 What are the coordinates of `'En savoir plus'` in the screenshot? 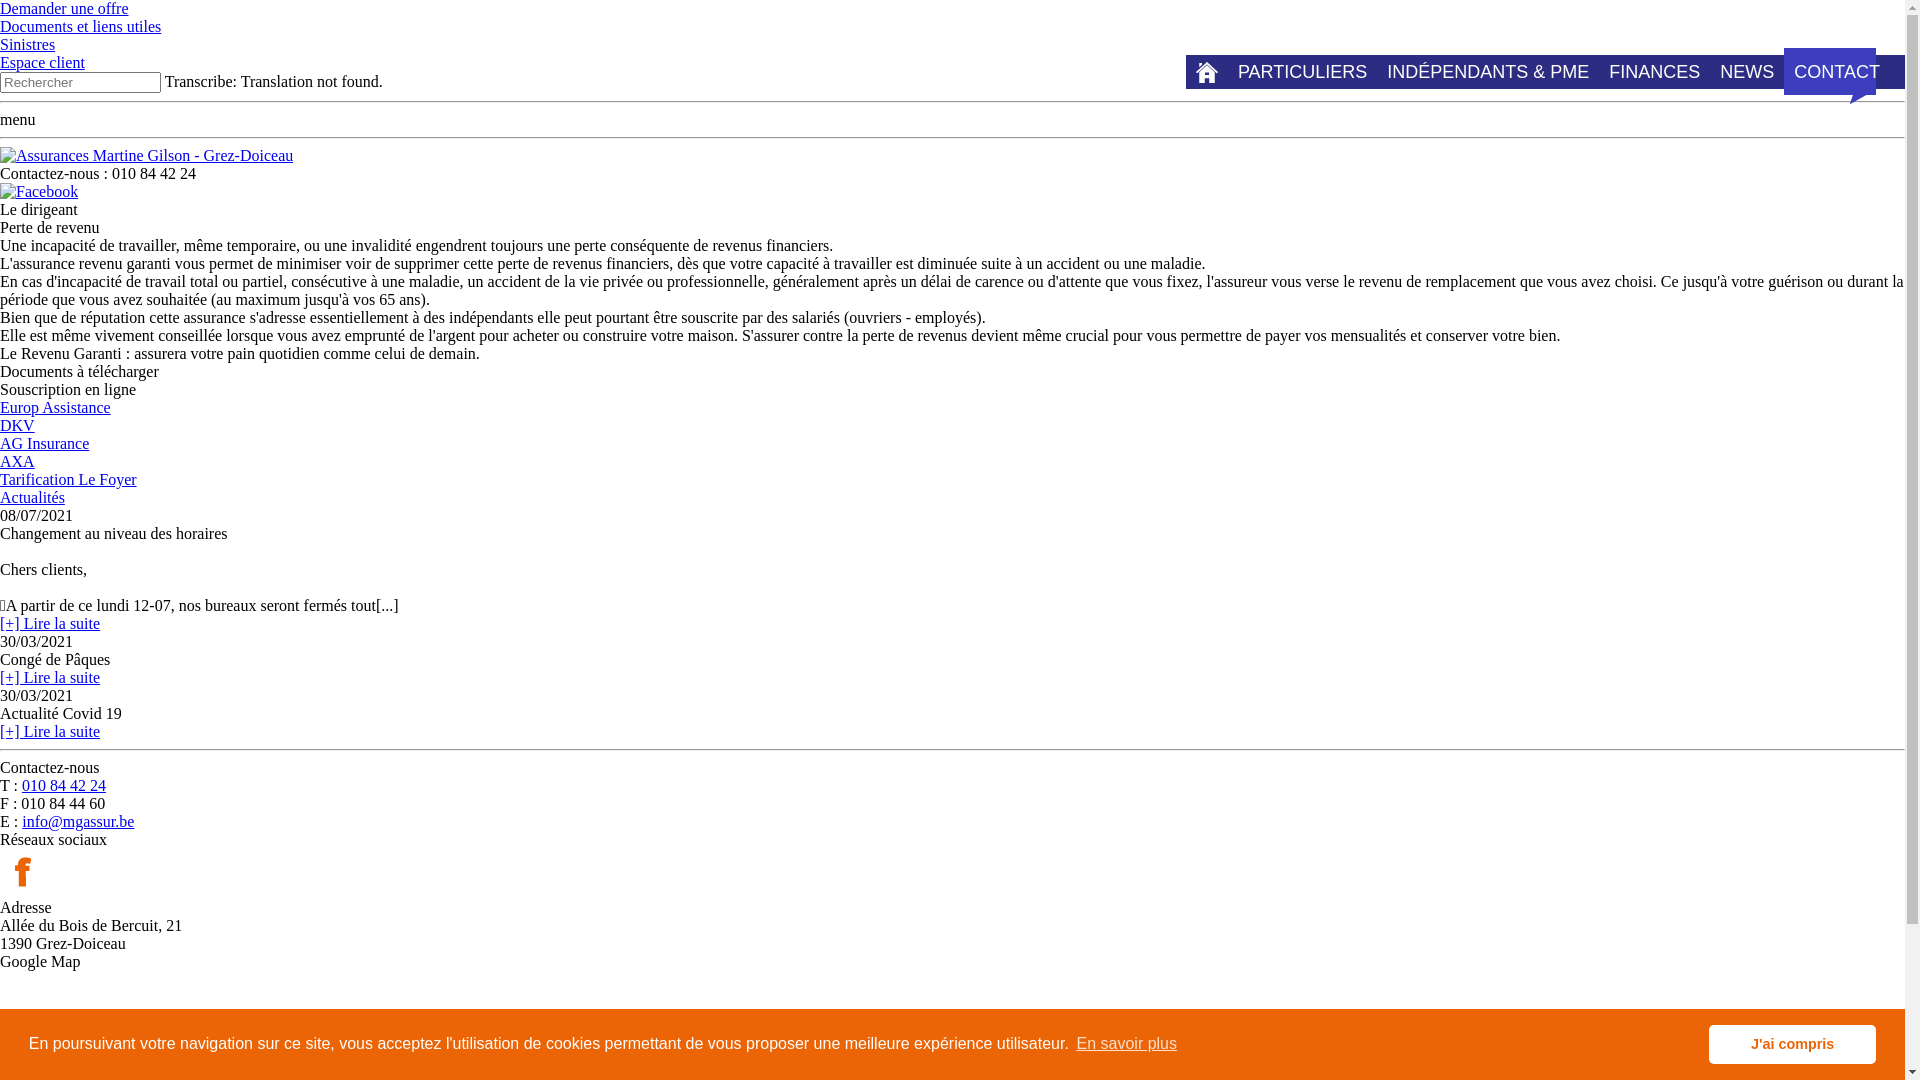 It's located at (1126, 1043).